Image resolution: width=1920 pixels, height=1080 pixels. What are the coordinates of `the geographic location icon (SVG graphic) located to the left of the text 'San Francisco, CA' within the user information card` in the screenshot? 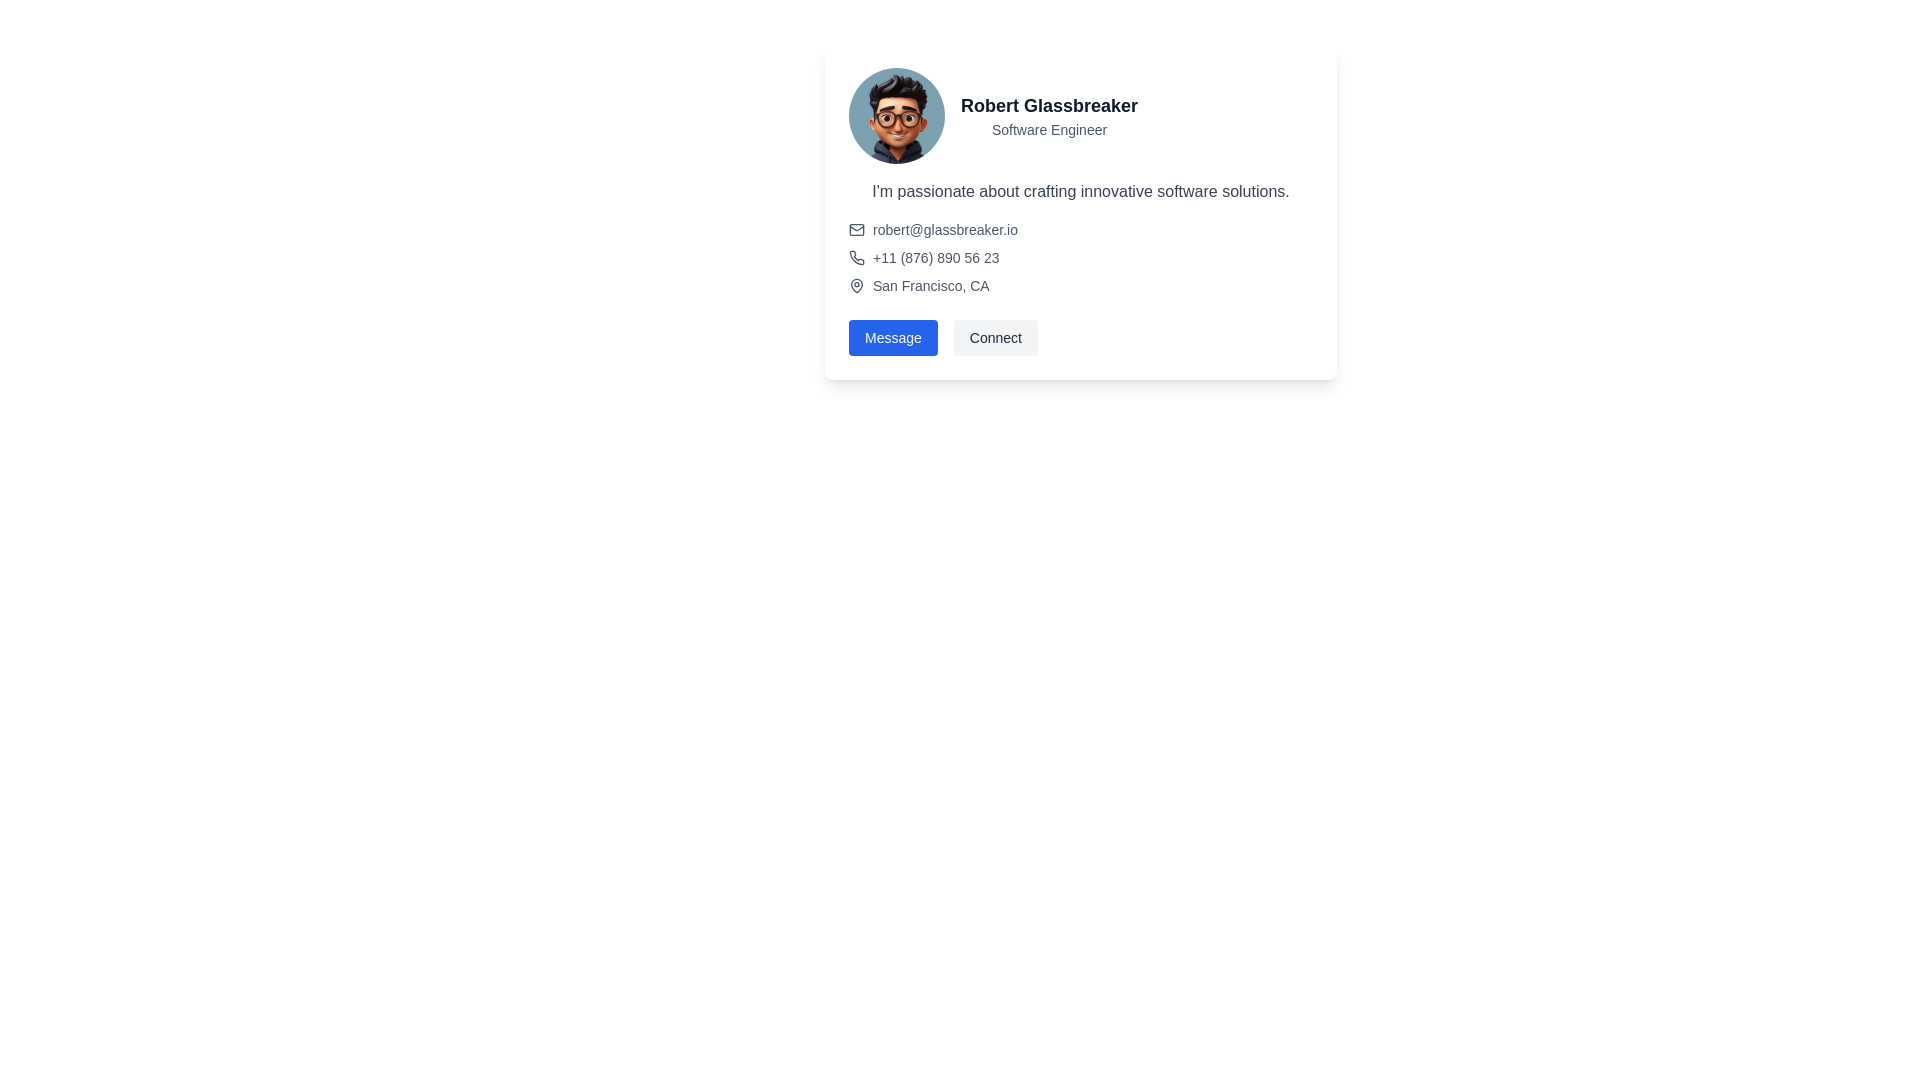 It's located at (857, 285).